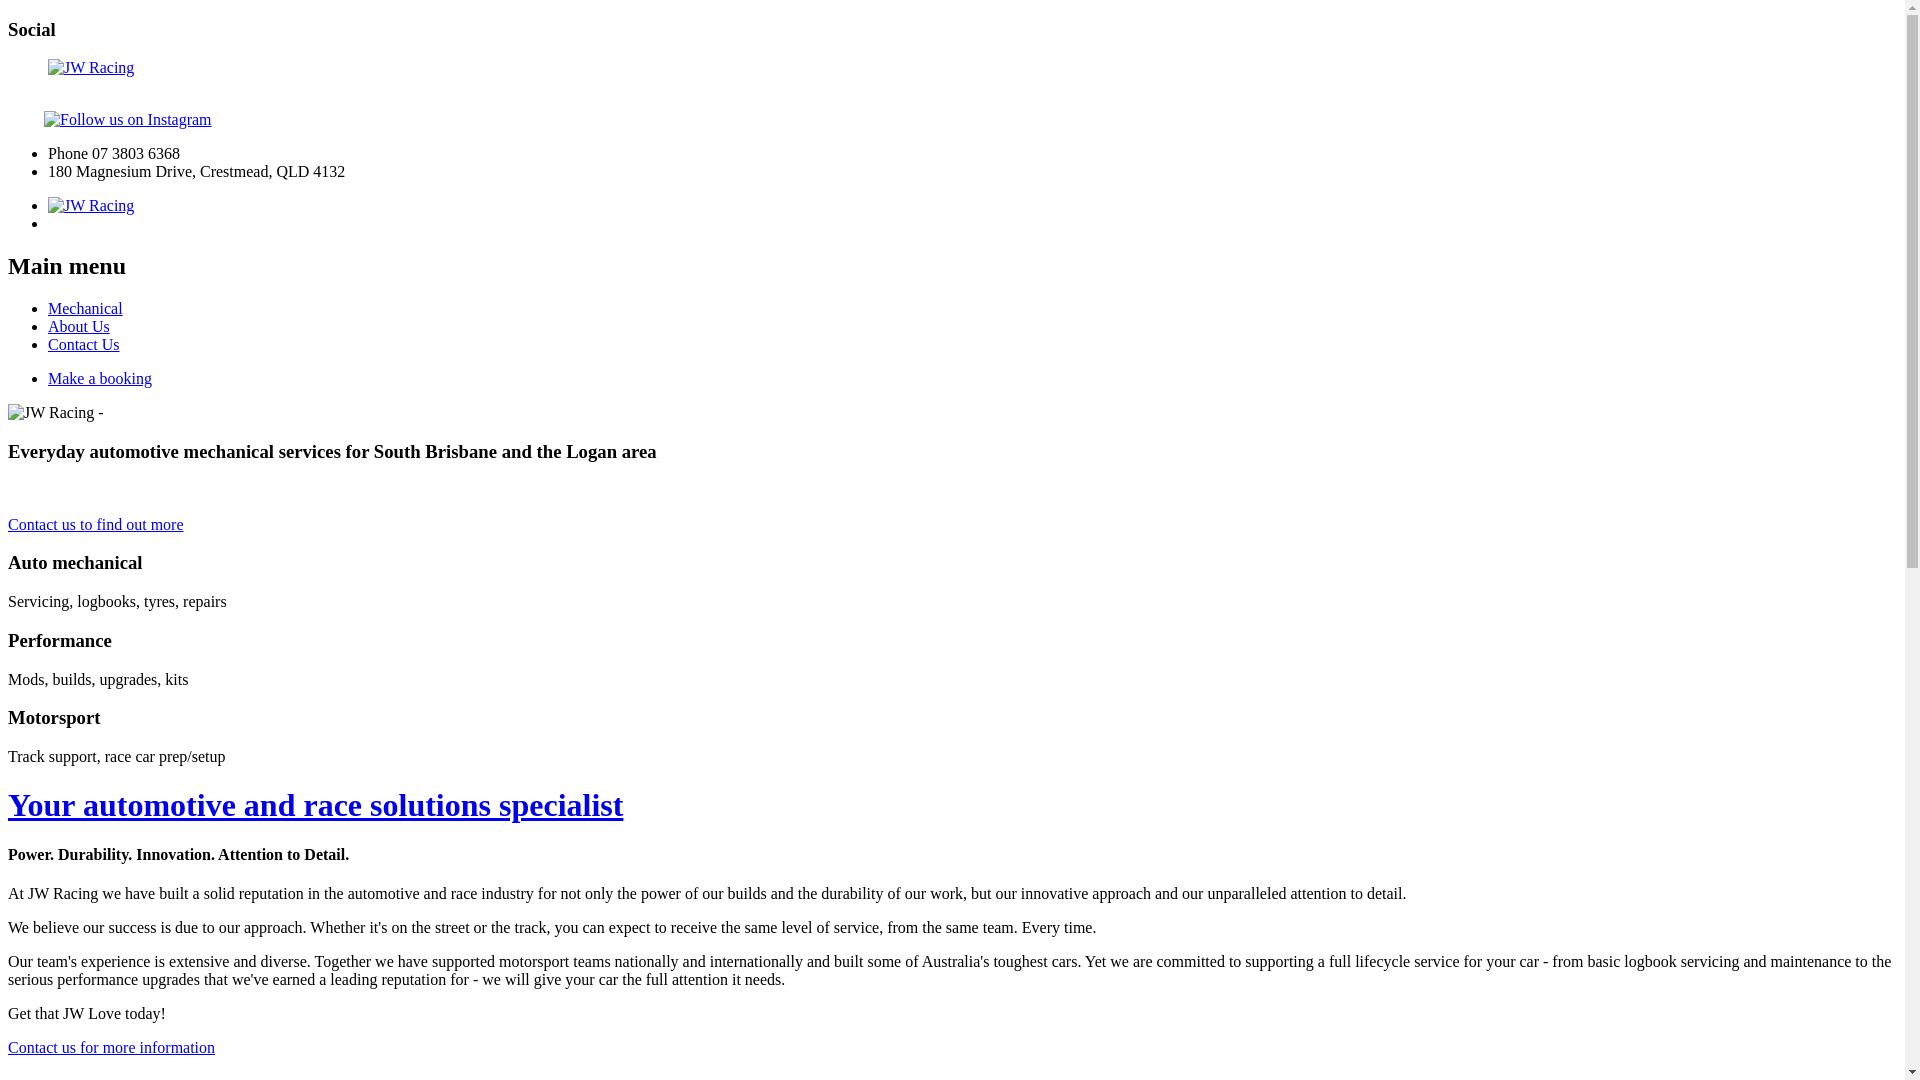  Describe the element at coordinates (951, 67) in the screenshot. I see `'JW Racing - Automotive and race solutions'` at that location.